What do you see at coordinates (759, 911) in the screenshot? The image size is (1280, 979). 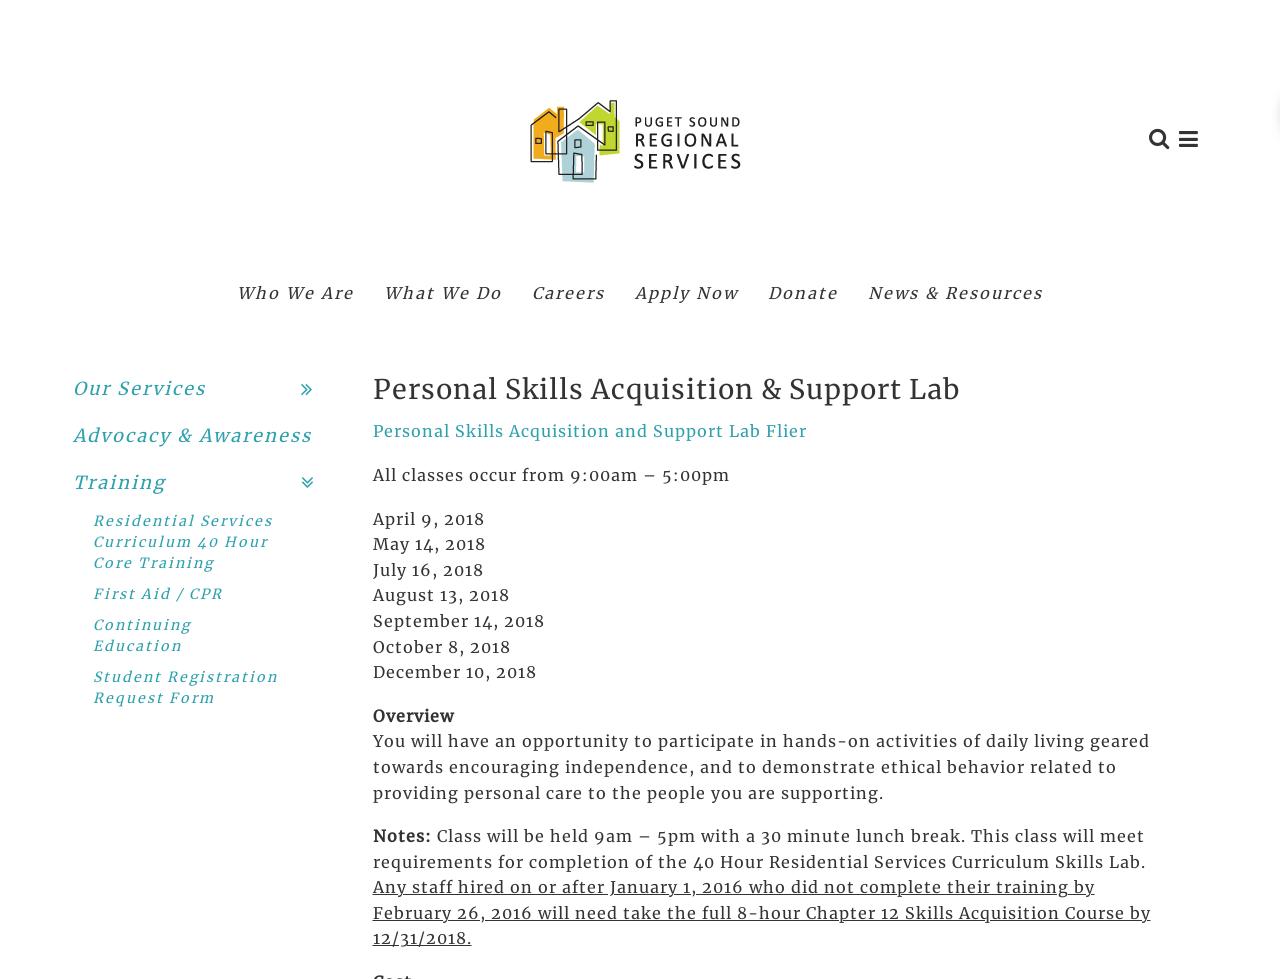 I see `'Any staff hired on or after January 1, 2016 who did not complete their training by February 26, 2016 will need take the full 8-hour Chapter 12 Skills Acquisition Course by 12/31/2018.'` at bounding box center [759, 911].